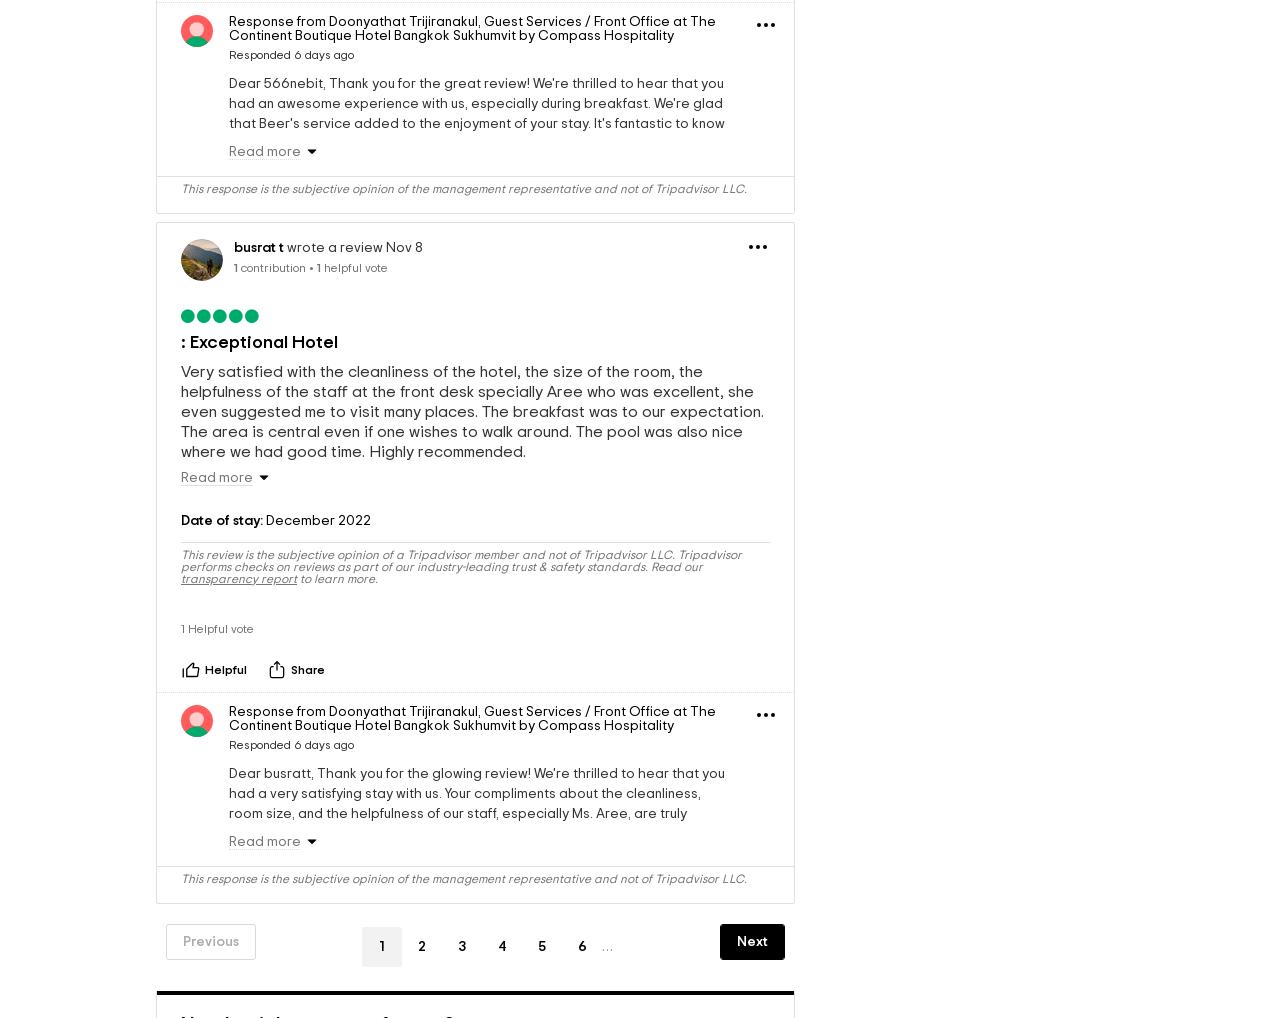 The height and width of the screenshot is (1018, 1280). Describe the element at coordinates (337, 631) in the screenshot. I see `'to learn more.'` at that location.